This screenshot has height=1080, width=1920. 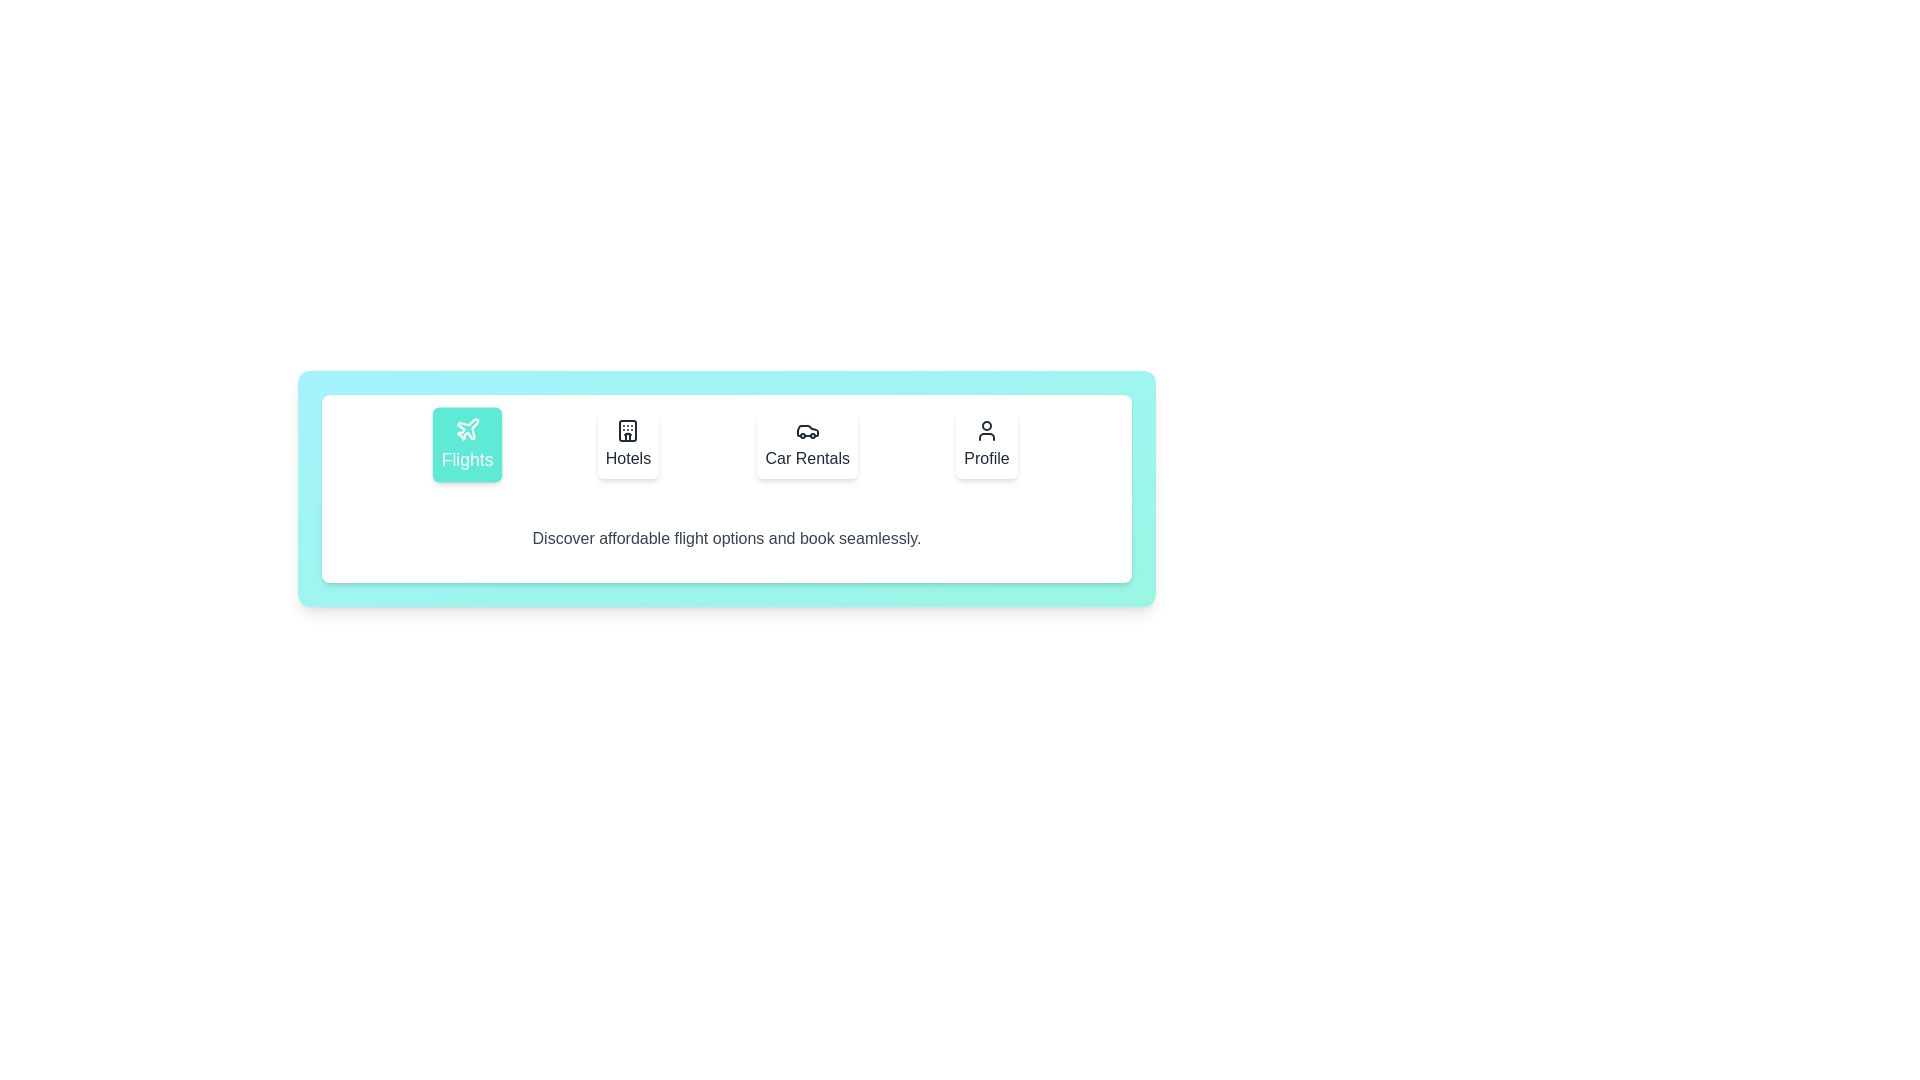 What do you see at coordinates (466, 443) in the screenshot?
I see `the Flights tab to view its content` at bounding box center [466, 443].